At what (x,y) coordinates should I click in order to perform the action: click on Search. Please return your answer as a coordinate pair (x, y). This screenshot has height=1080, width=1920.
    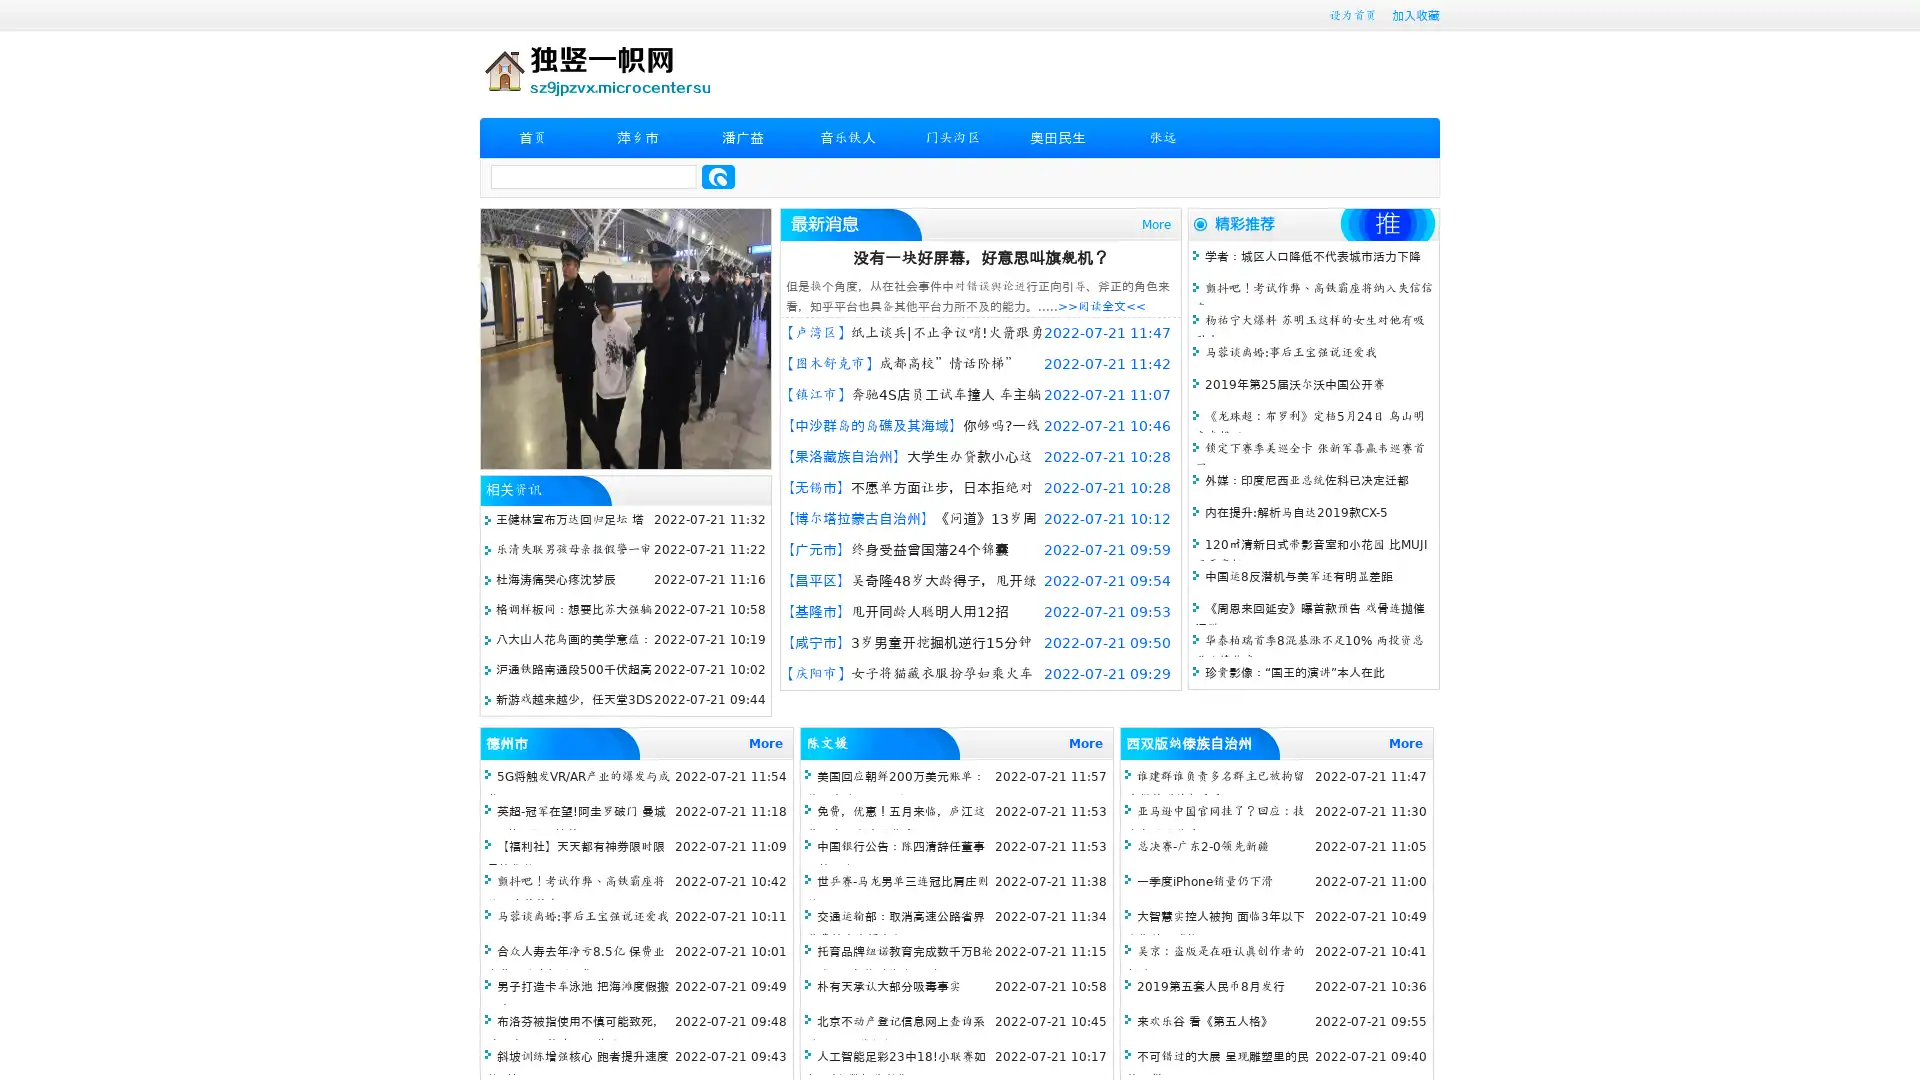
    Looking at the image, I should click on (718, 176).